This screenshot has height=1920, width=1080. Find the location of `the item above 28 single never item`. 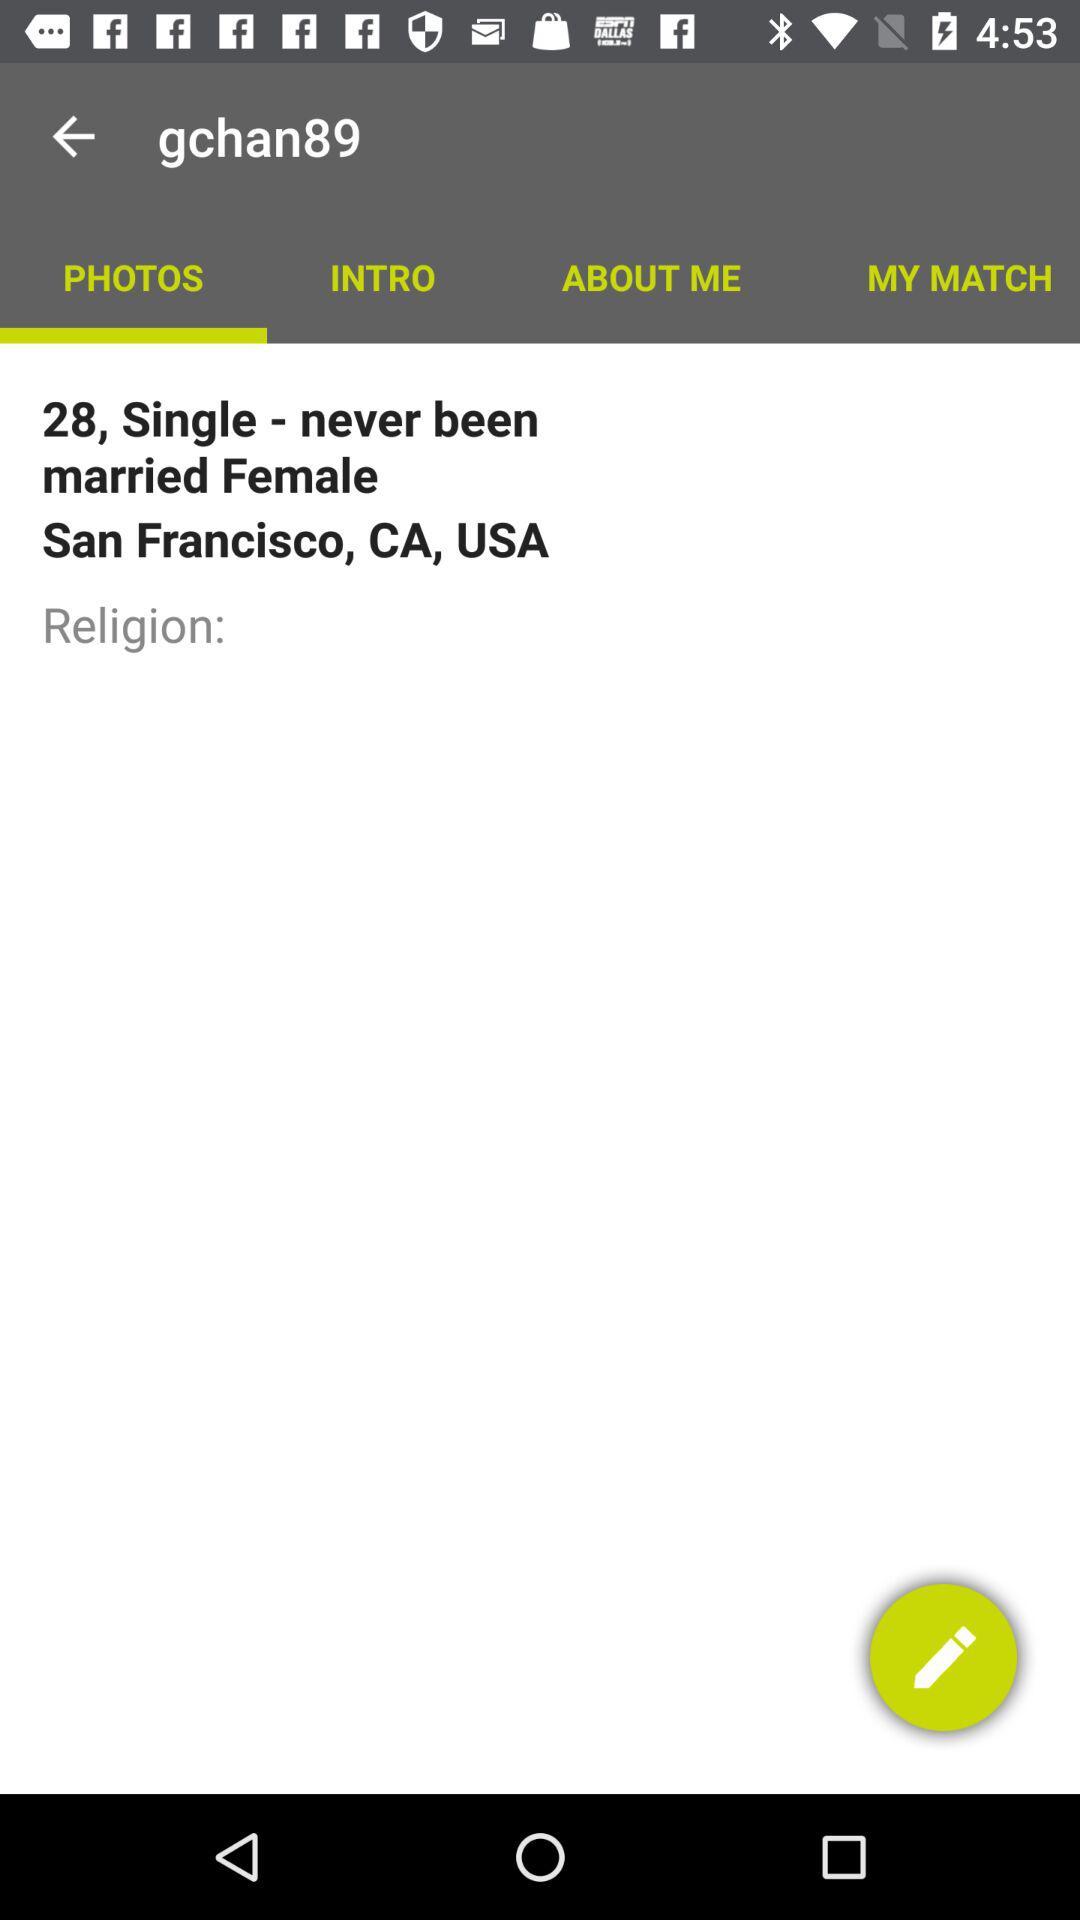

the item above 28 single never item is located at coordinates (133, 275).